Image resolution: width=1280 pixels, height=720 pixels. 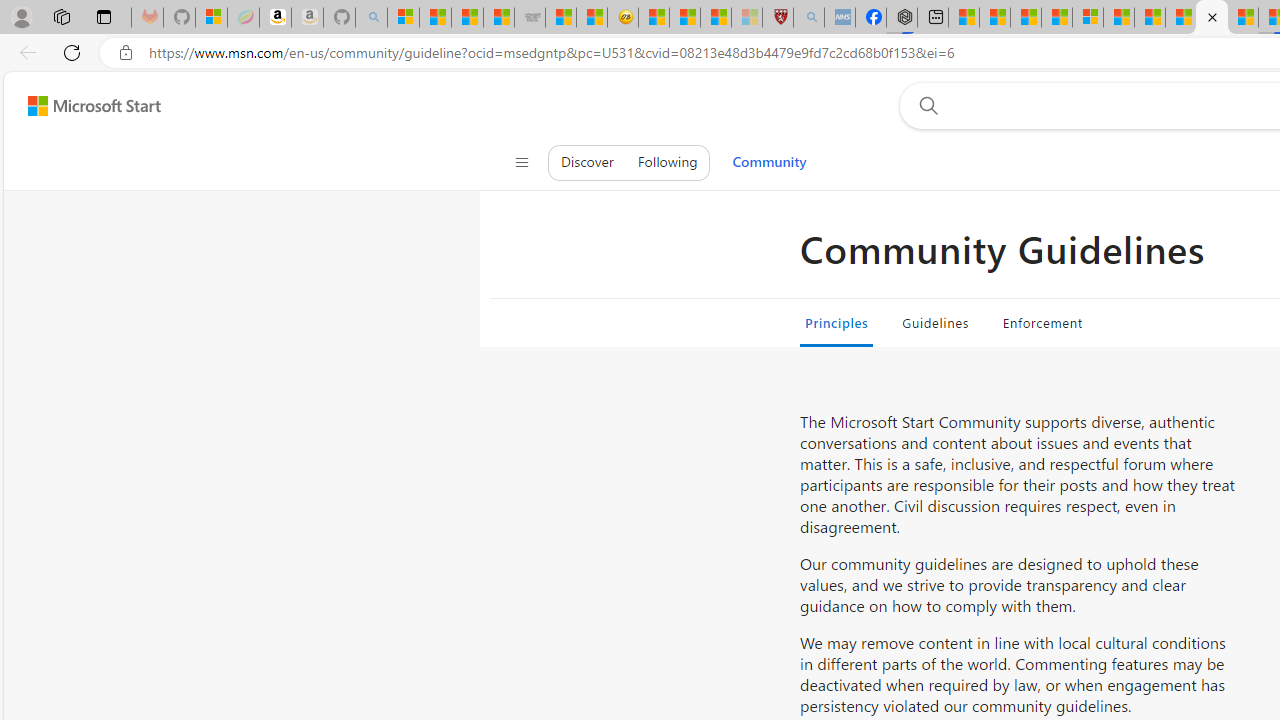 I want to click on 'Microsoft Start', so click(x=93, y=105).